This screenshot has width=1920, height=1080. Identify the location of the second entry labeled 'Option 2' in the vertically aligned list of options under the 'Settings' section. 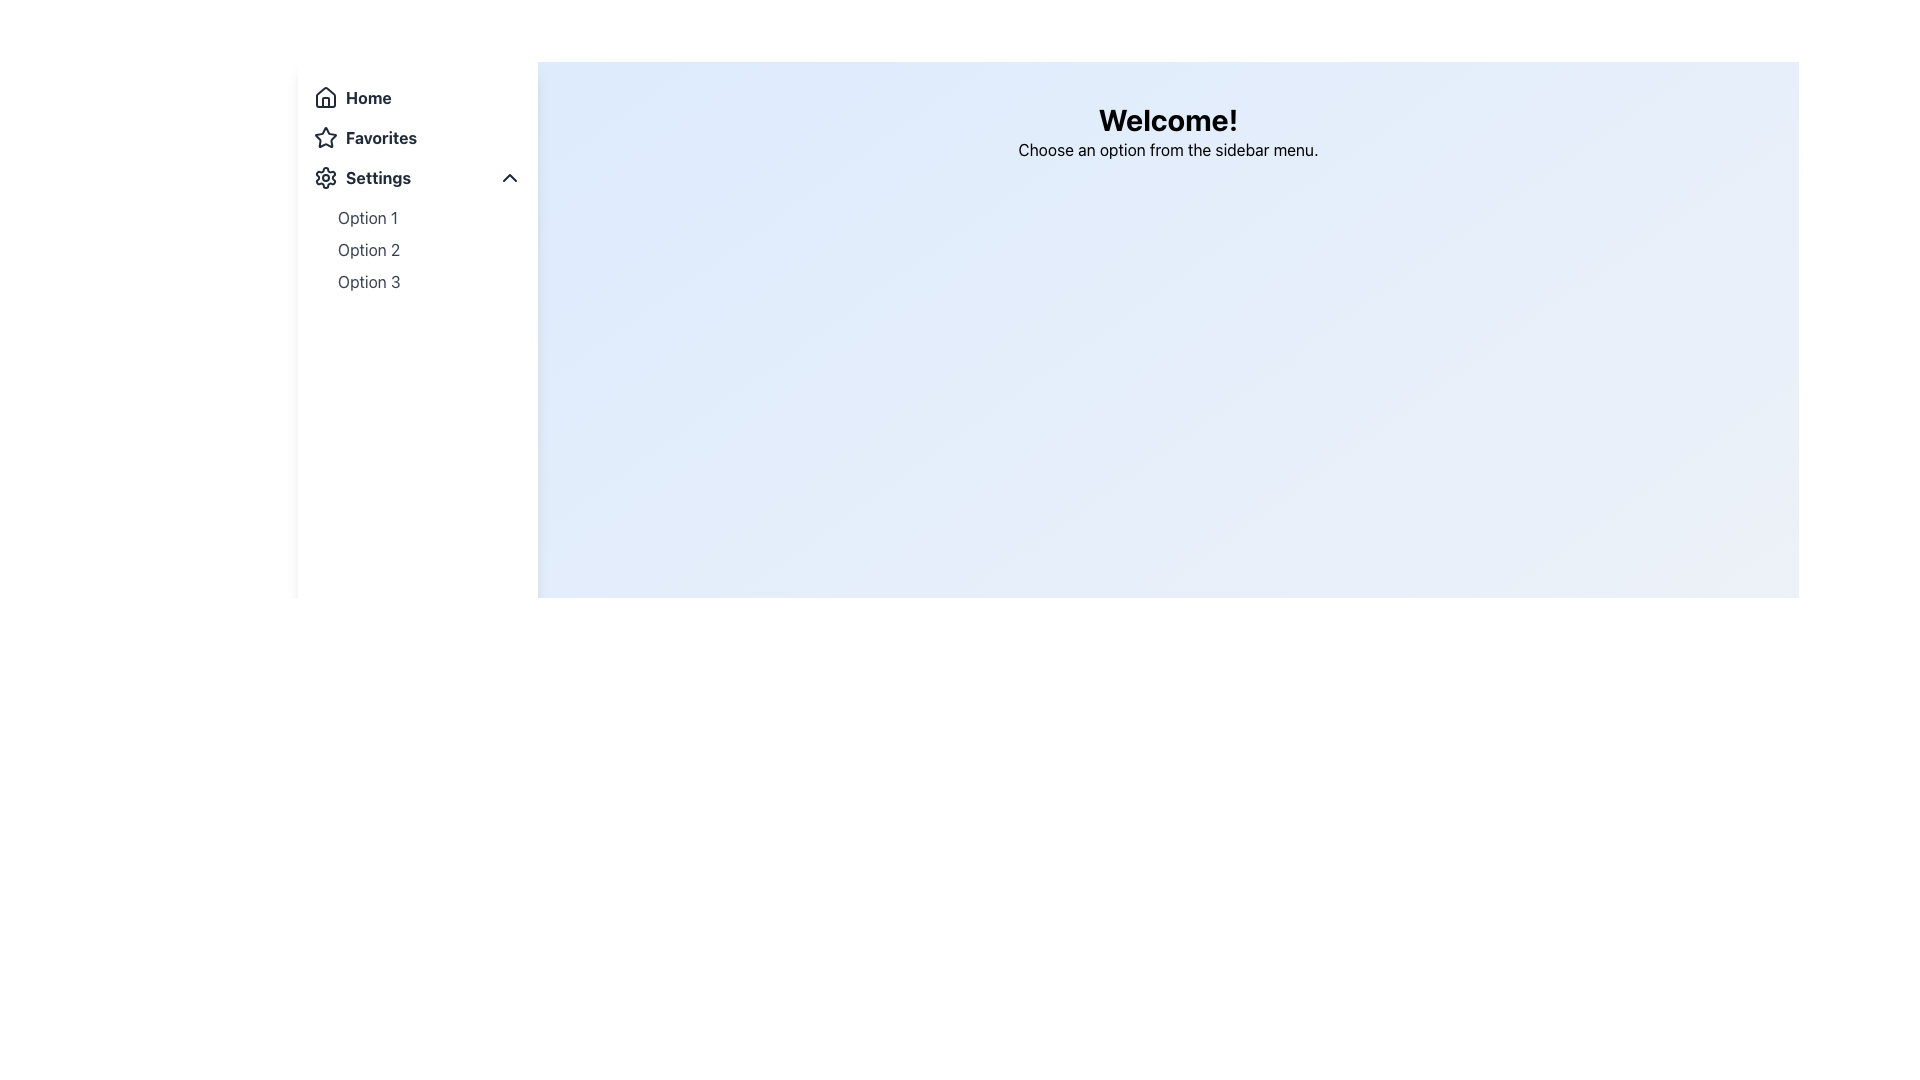
(369, 249).